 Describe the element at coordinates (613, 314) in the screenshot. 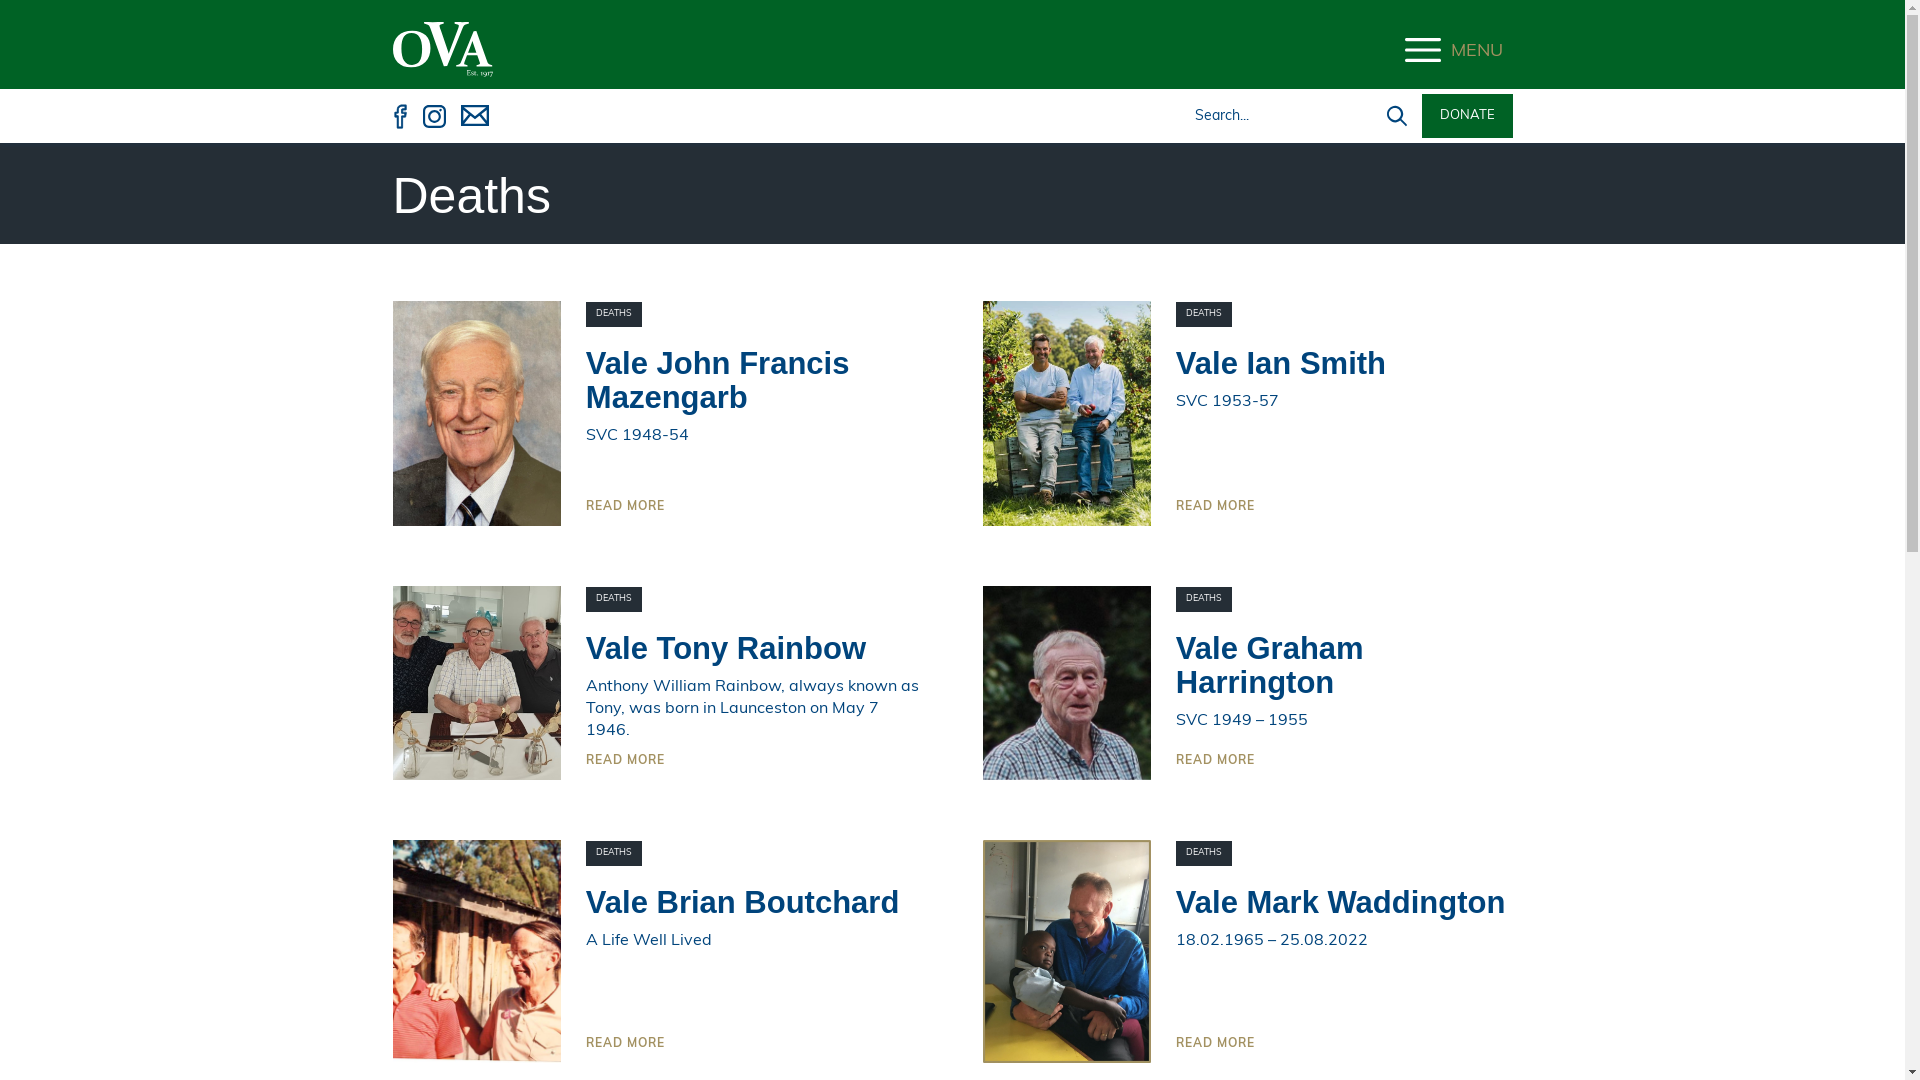

I see `'DEATHS'` at that location.